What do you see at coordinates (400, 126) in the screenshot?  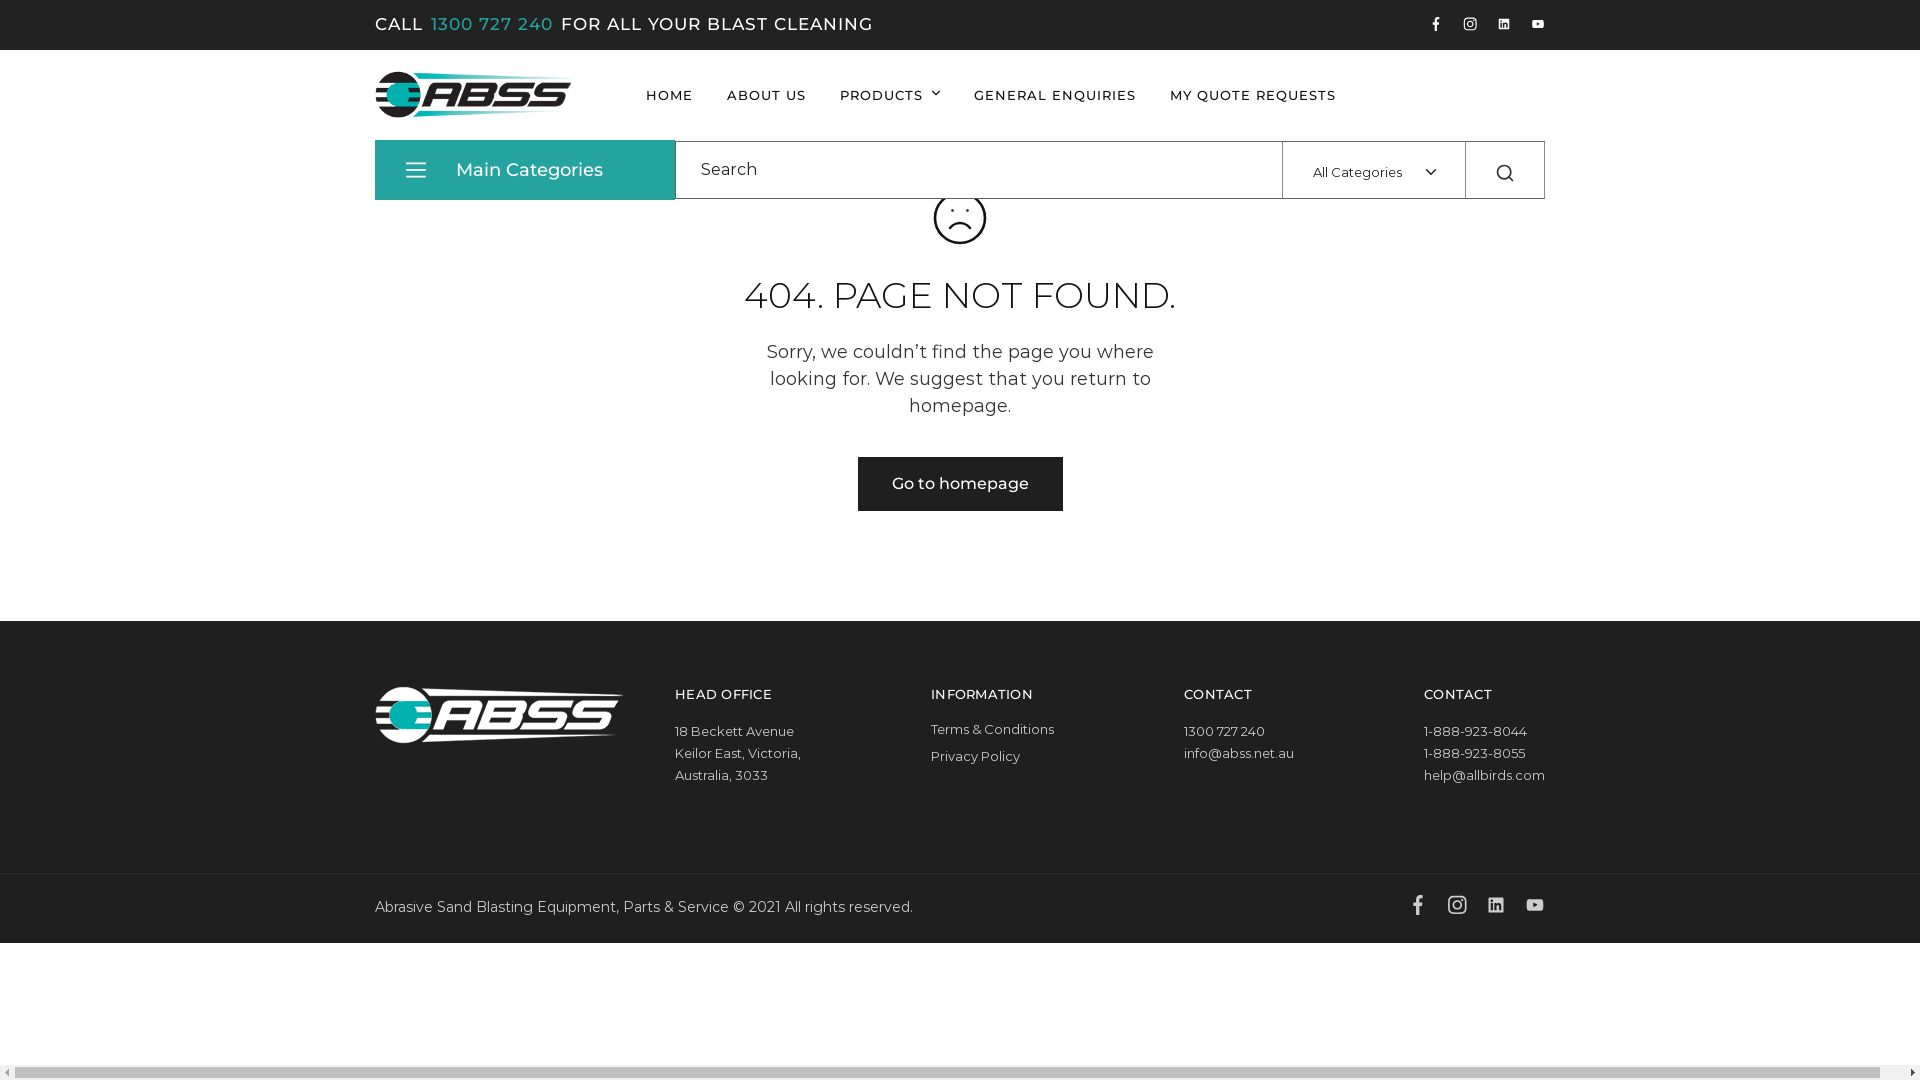 I see `'Abrasive Blasting Service & Supplies'` at bounding box center [400, 126].